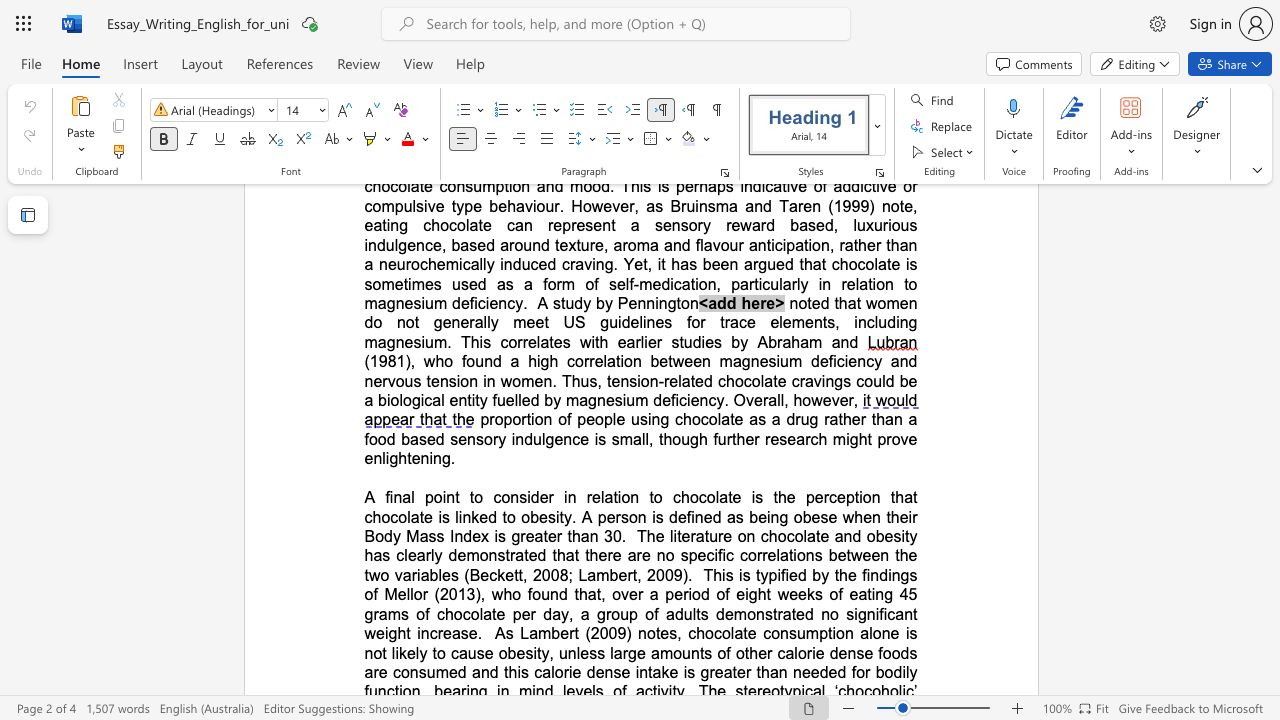  Describe the element at coordinates (456, 555) in the screenshot. I see `the subset text "emons" within the text "demonstrated"` at that location.